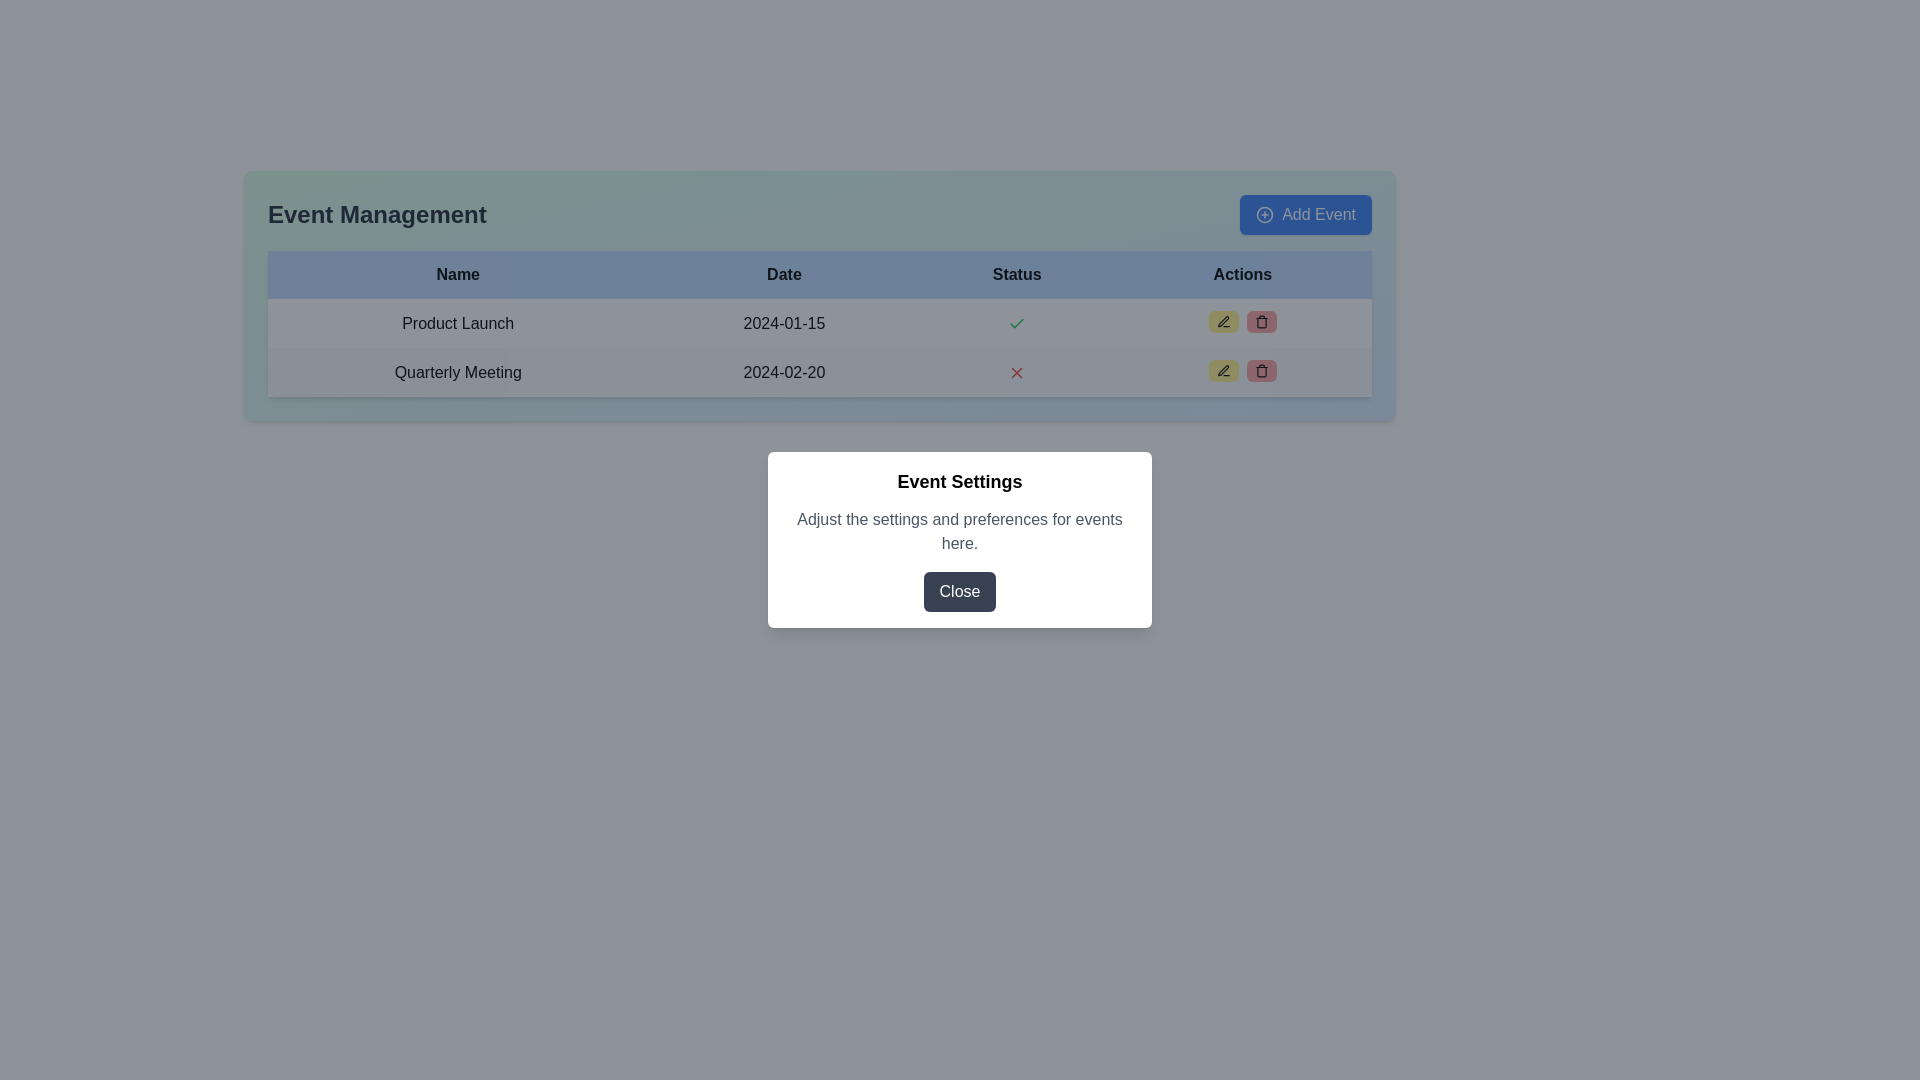 The image size is (1920, 1080). I want to click on the 'Add Event' button, which is a rectangular button with a blue background and white text, located in the top-right corner of the 'Event Management' interface, so click(1306, 215).